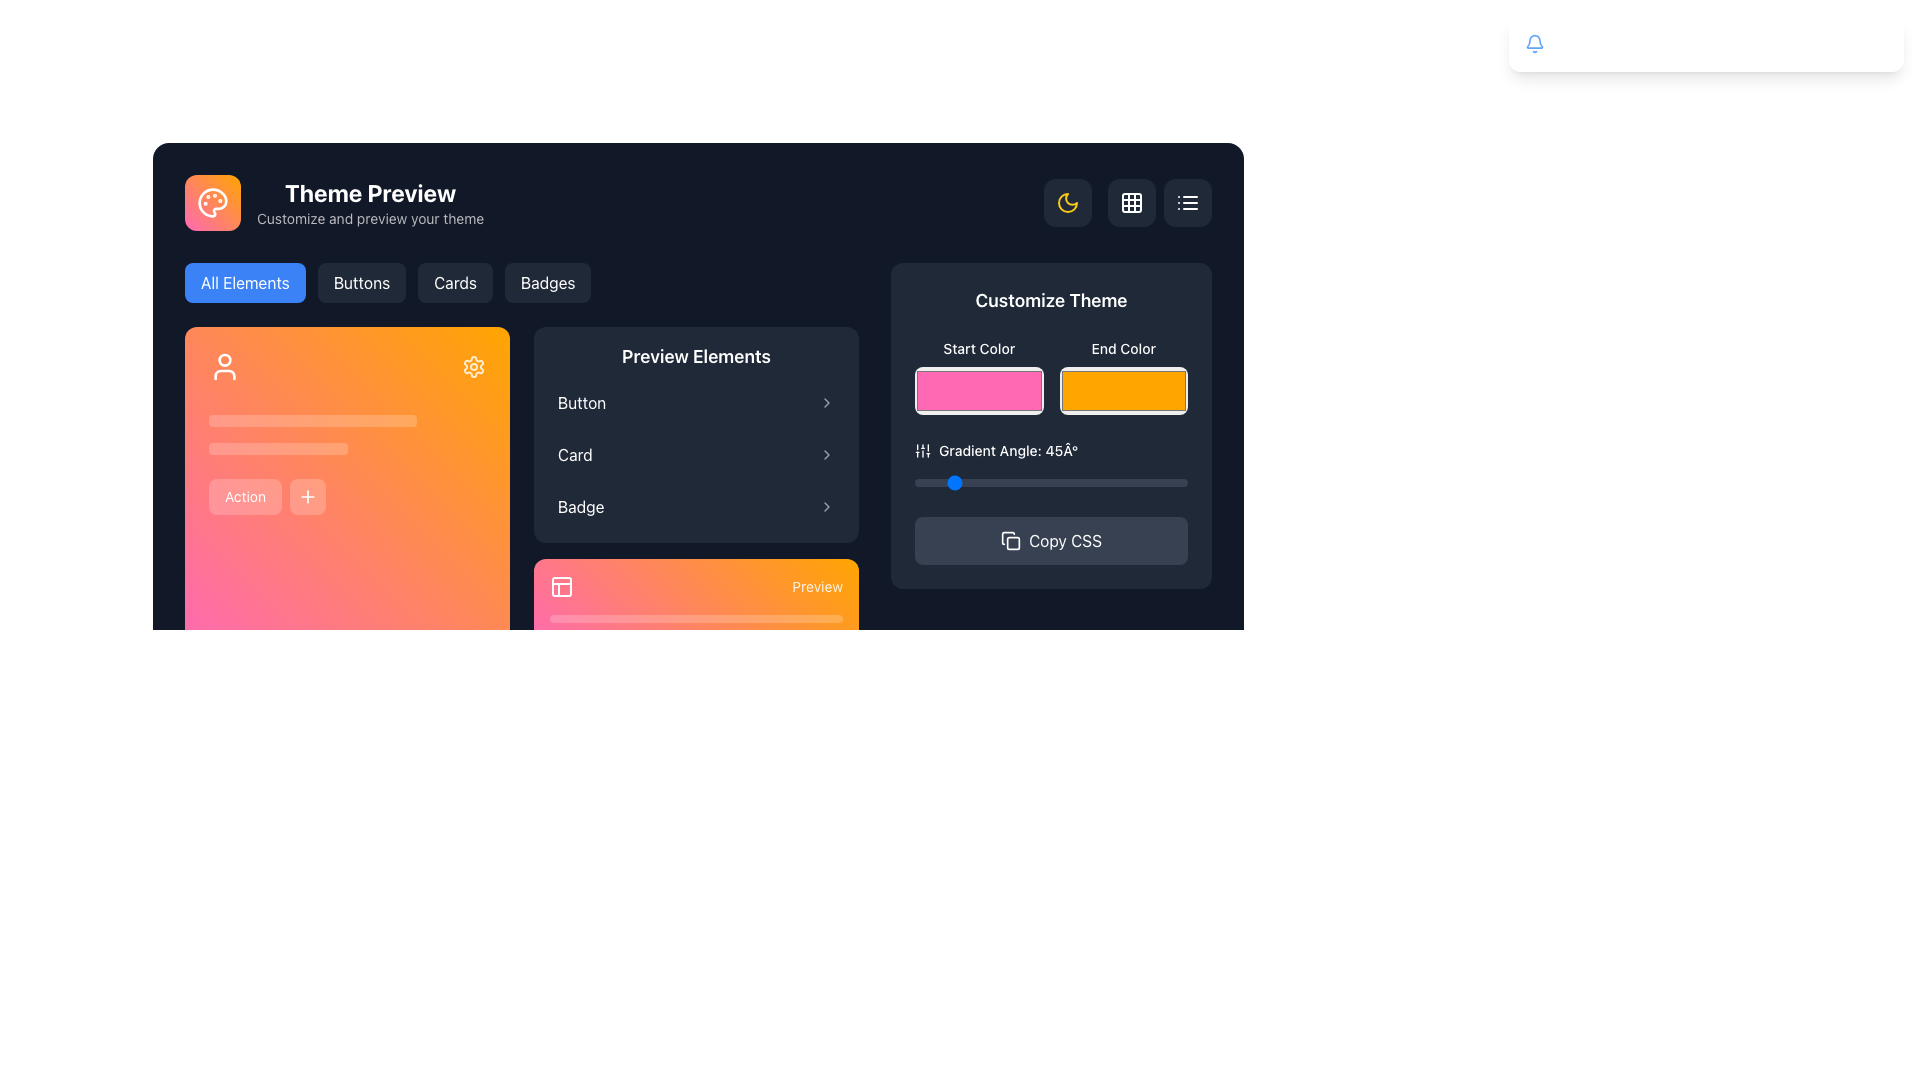 This screenshot has height=1080, width=1920. Describe the element at coordinates (826, 455) in the screenshot. I see `the Chevron icon located at the center-right of the 'Card' list item in the 'Preview Elements' panel, which indicates a navigational action` at that location.